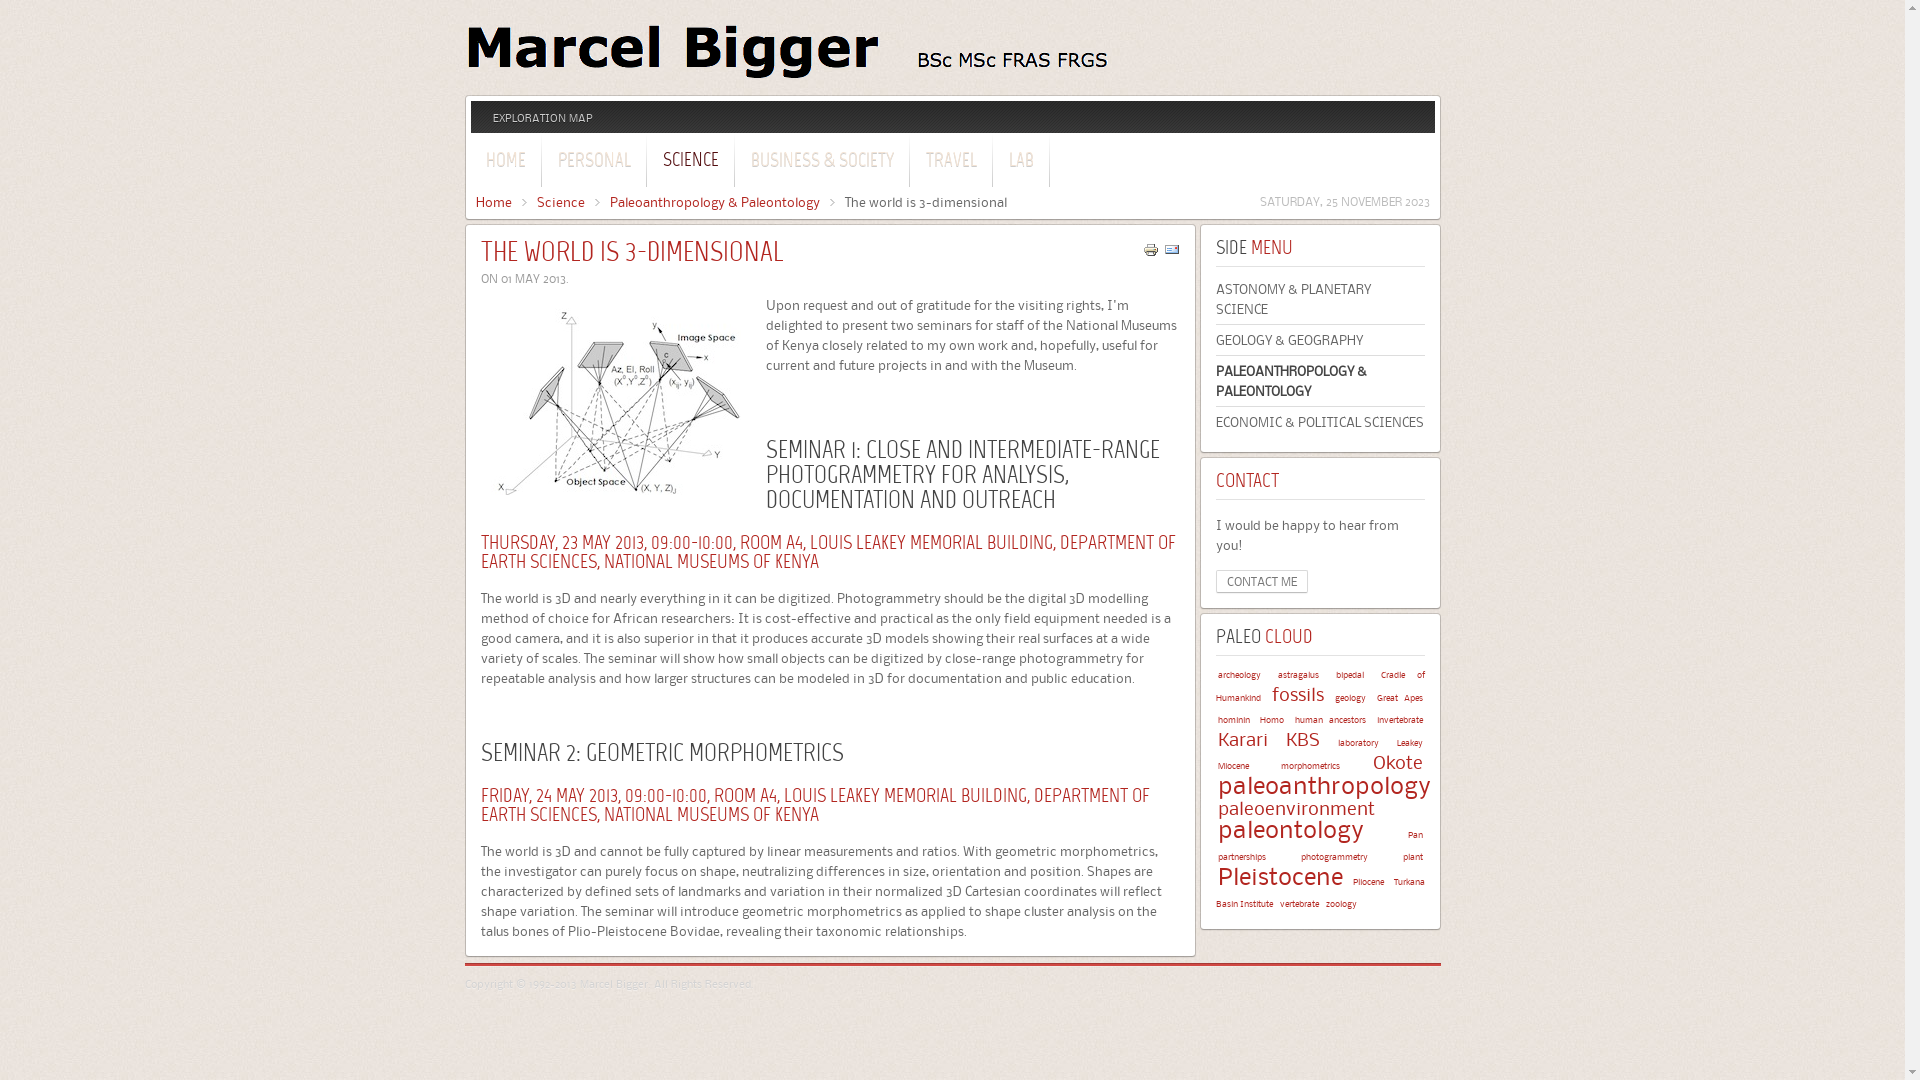  I want to click on 'Miocene', so click(1232, 765).